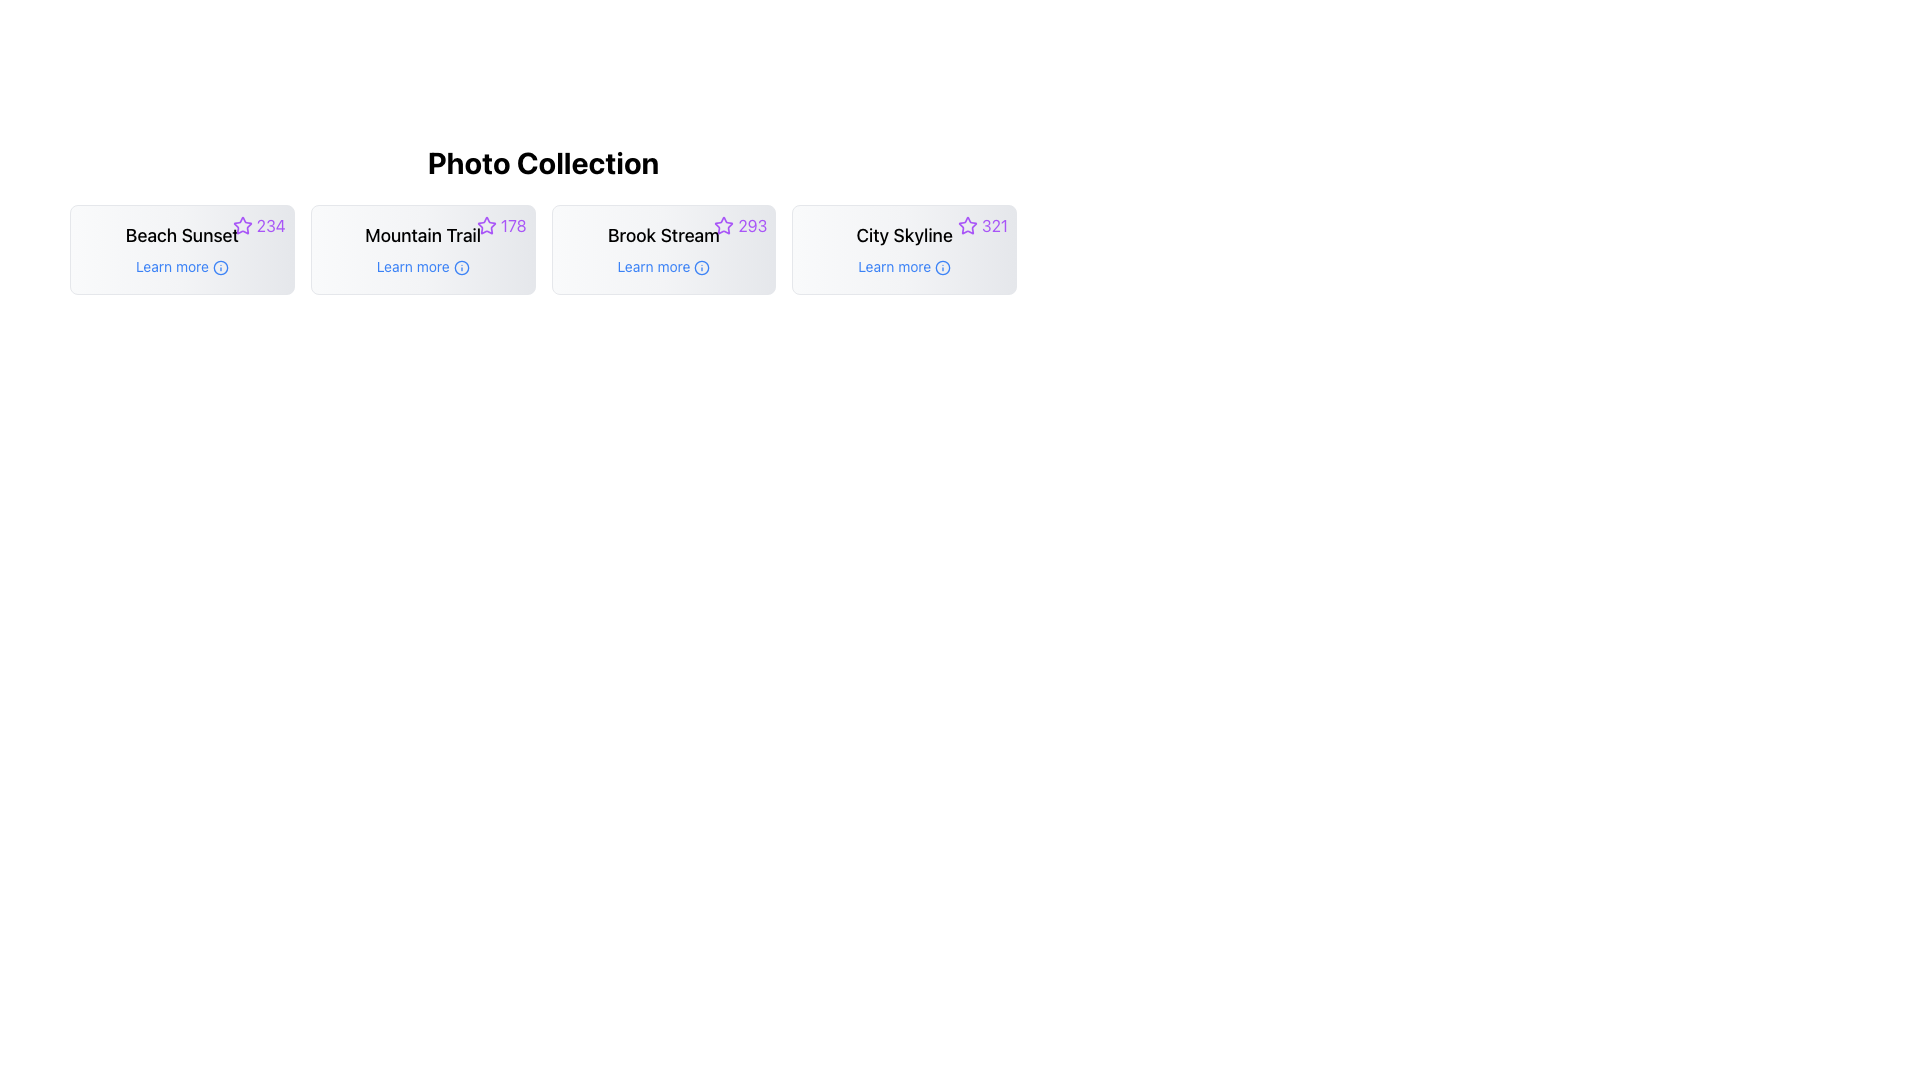 This screenshot has height=1080, width=1920. Describe the element at coordinates (422, 265) in the screenshot. I see `the hyperlink icon next to the 'Learn more' text in the second card from the left, below the 'Mountain Trail' title` at that location.